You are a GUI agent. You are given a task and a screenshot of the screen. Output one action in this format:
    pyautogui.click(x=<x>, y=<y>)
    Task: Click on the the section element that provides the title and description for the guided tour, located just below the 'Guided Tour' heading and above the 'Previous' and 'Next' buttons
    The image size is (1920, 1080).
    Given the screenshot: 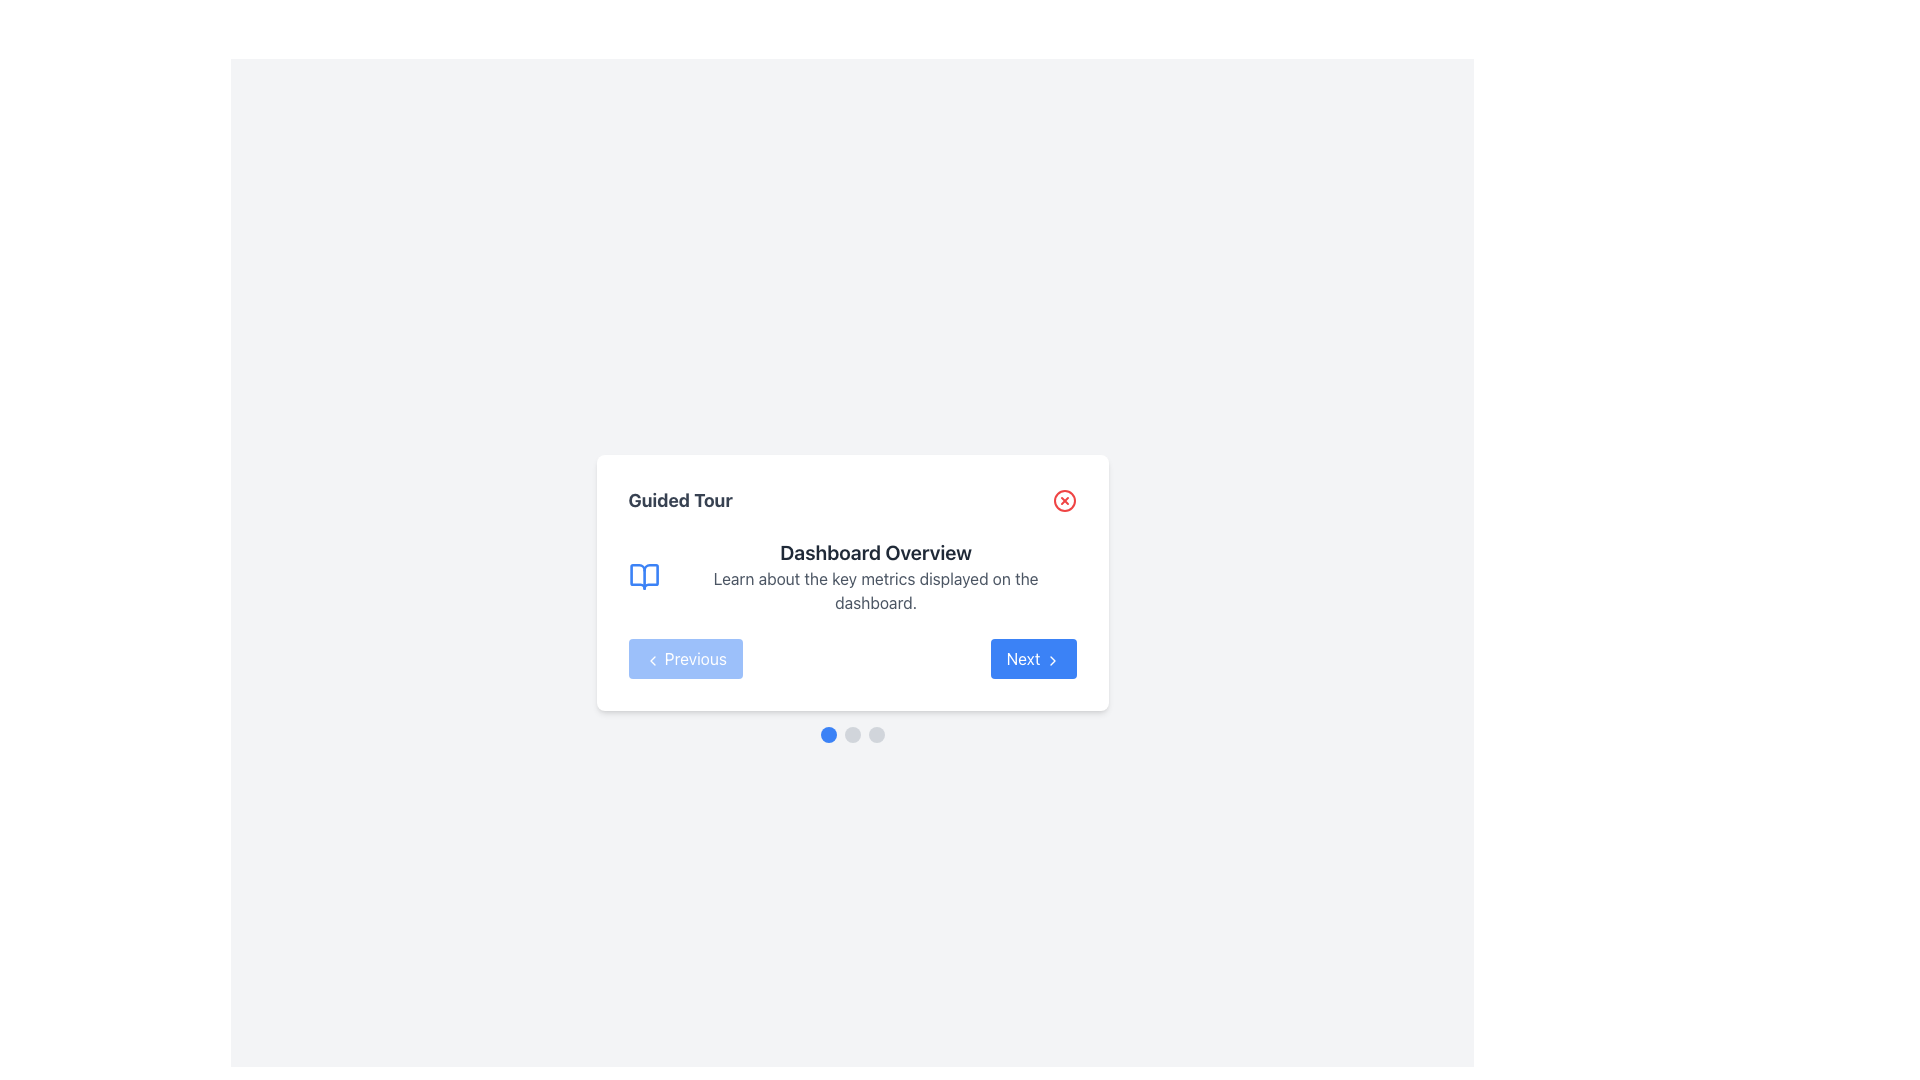 What is the action you would take?
    pyautogui.click(x=852, y=577)
    